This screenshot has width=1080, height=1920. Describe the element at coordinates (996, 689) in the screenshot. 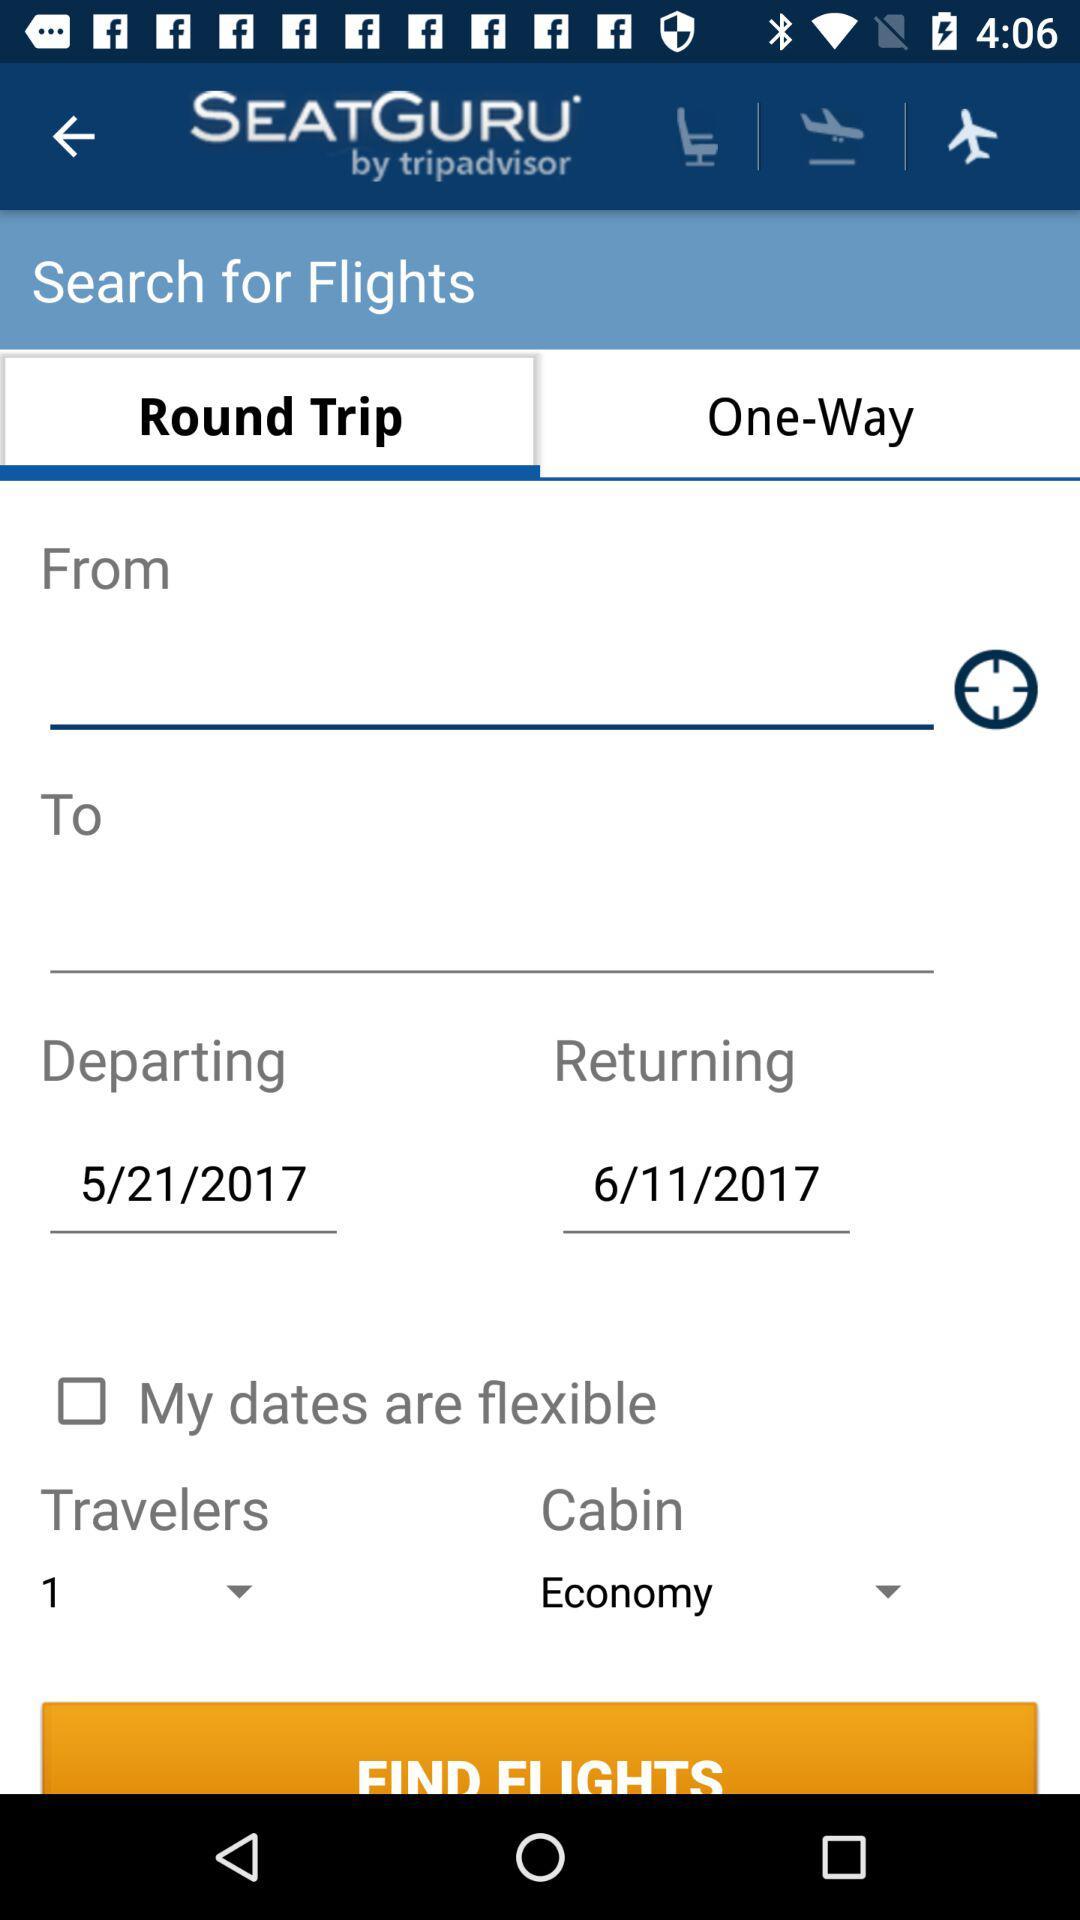

I see `use current location` at that location.